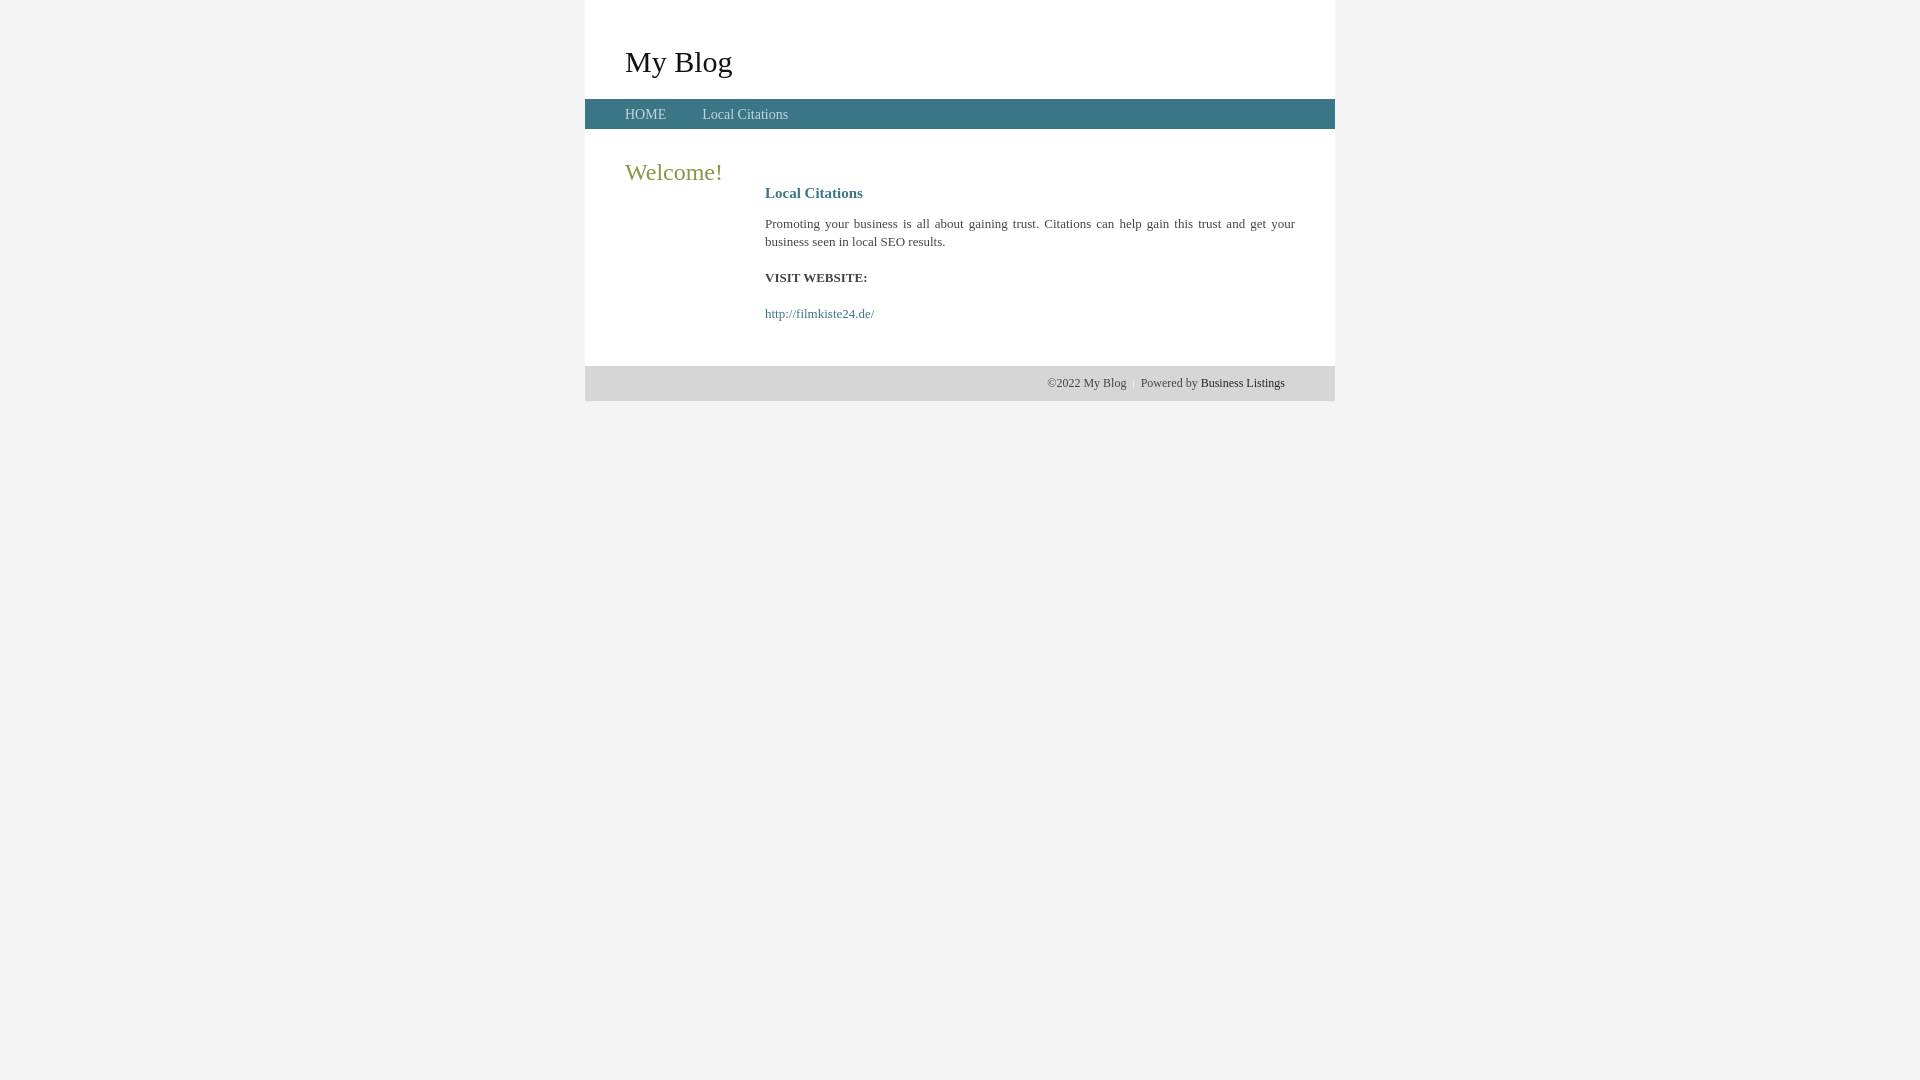  Describe the element at coordinates (1242, 382) in the screenshot. I see `'Business Listings'` at that location.